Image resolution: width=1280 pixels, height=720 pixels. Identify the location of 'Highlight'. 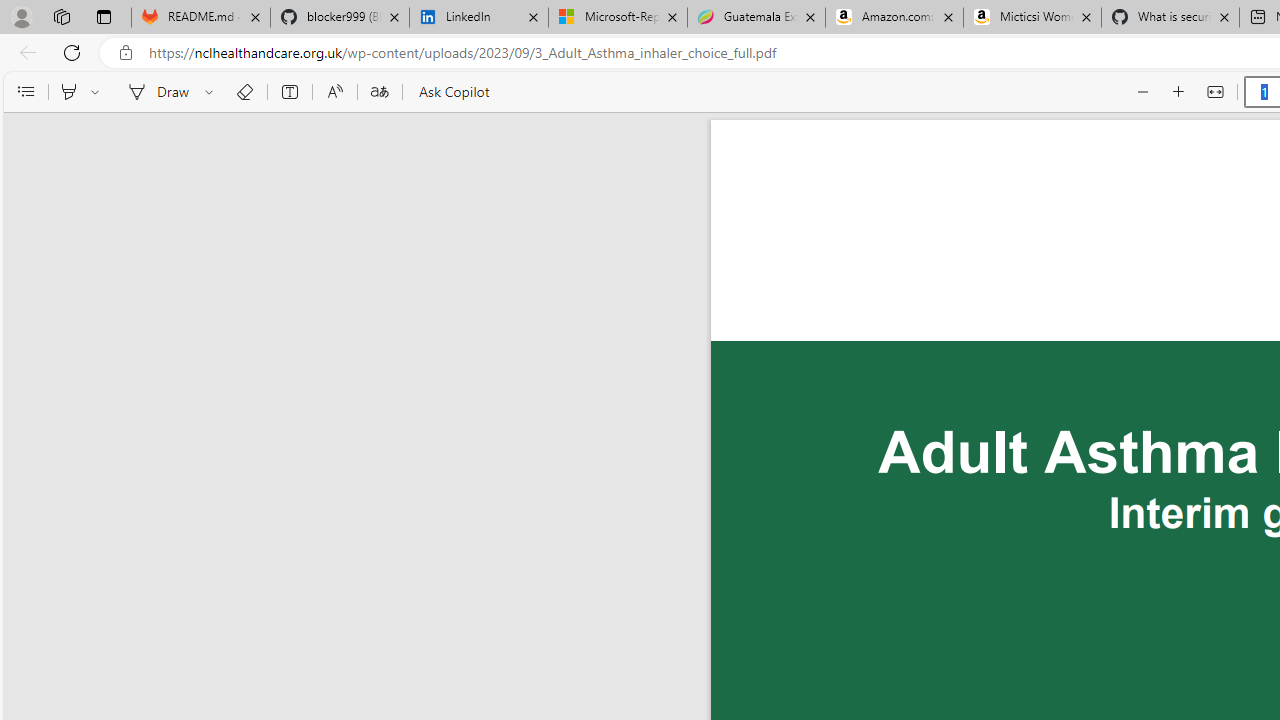
(68, 92).